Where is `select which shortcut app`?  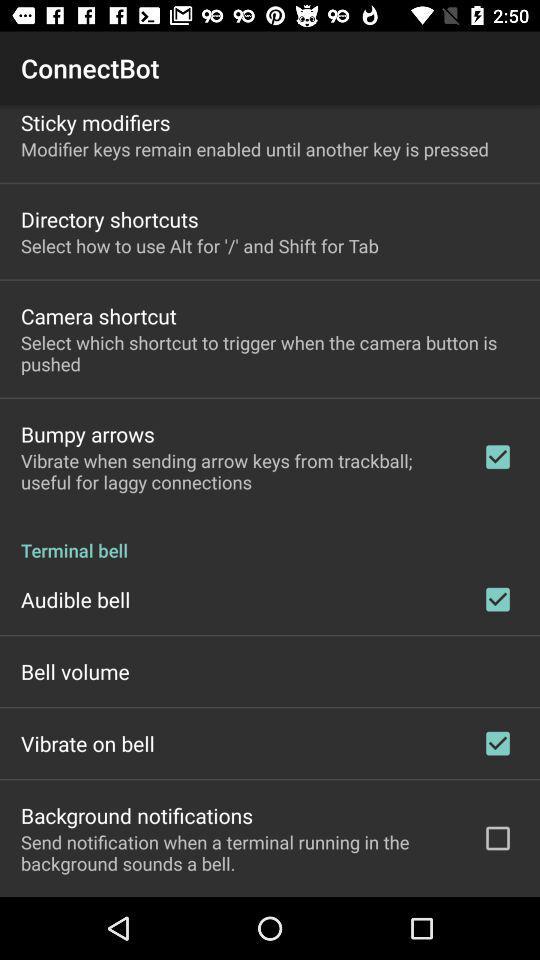 select which shortcut app is located at coordinates (270, 353).